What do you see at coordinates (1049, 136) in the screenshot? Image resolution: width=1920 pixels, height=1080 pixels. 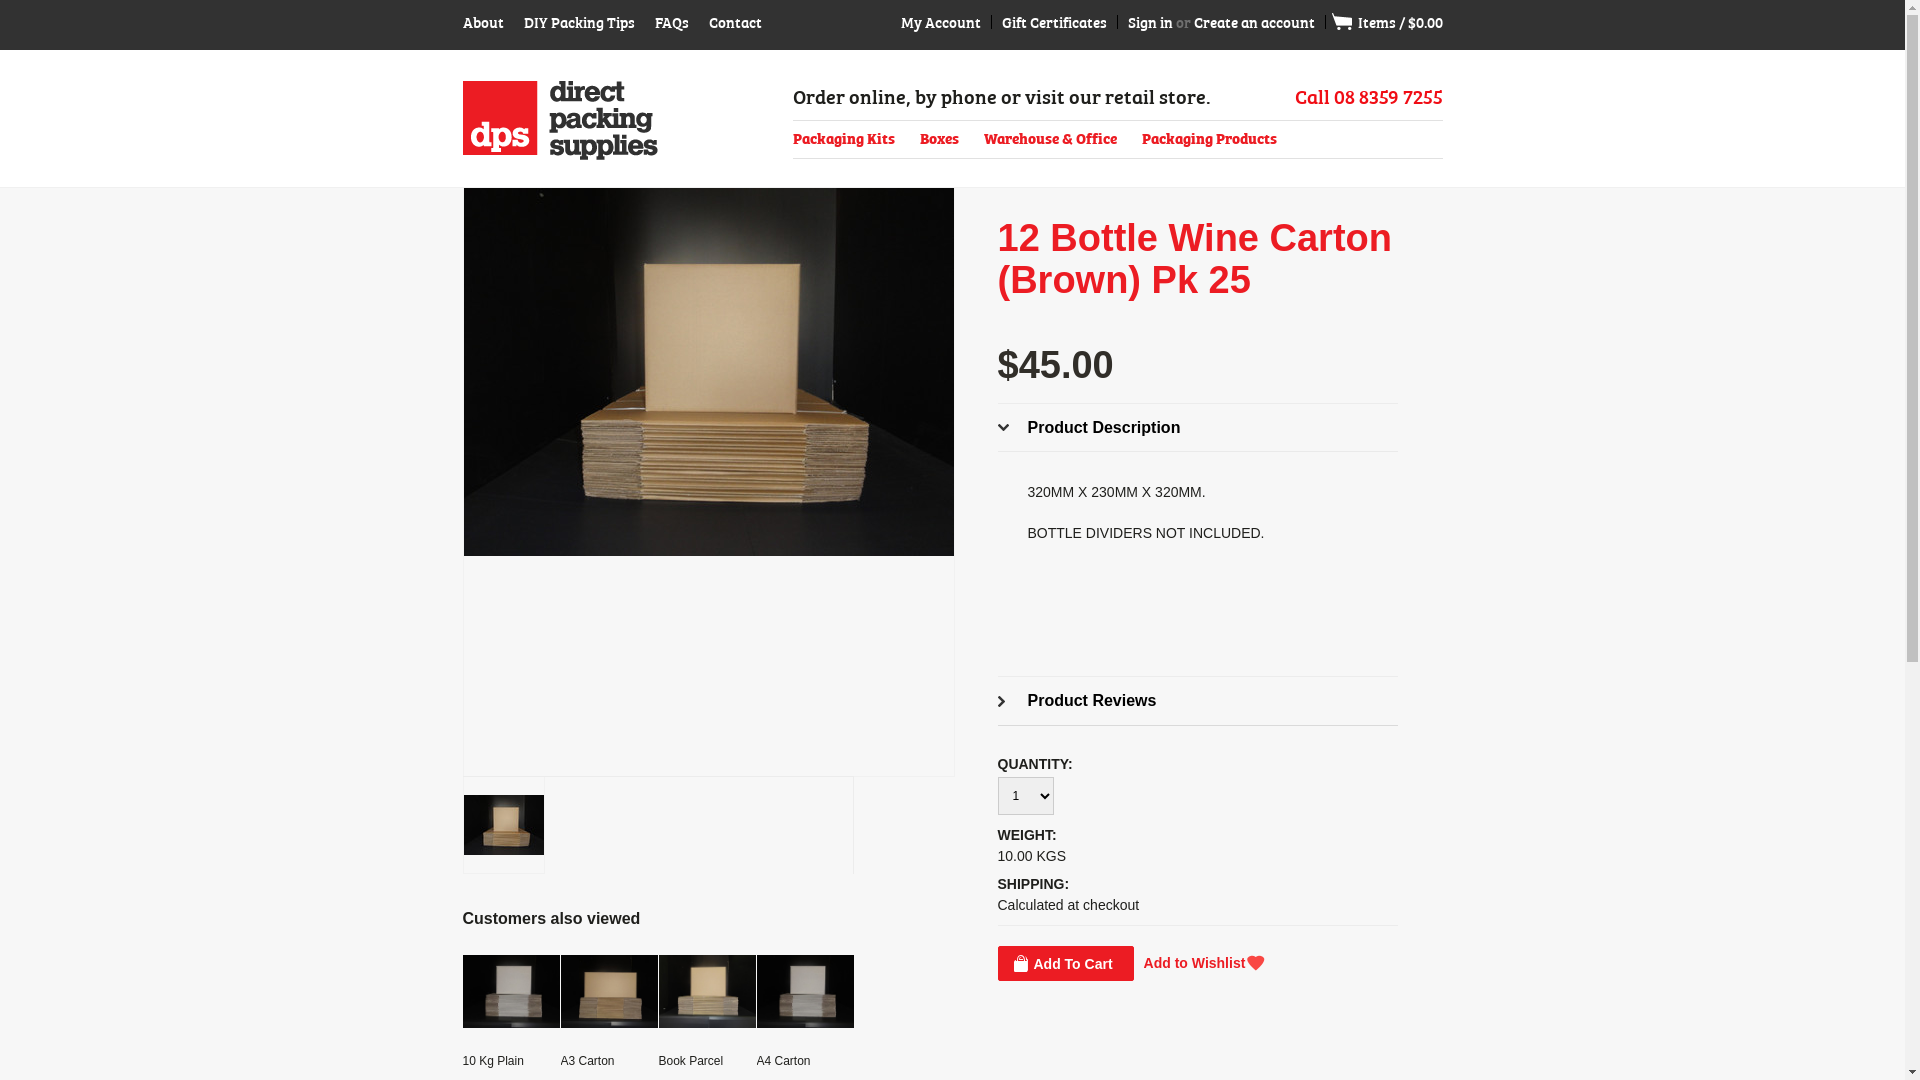 I see `'Warehouse & Office'` at bounding box center [1049, 136].